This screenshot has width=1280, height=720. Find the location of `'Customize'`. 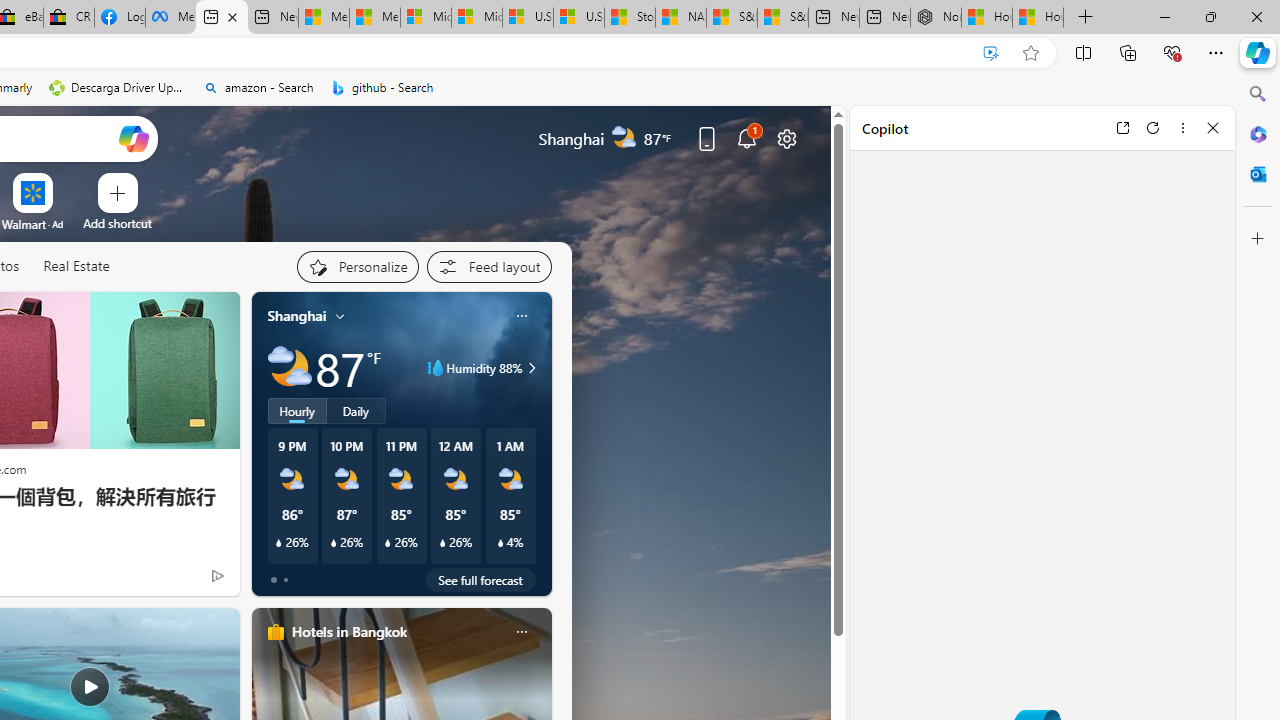

'Customize' is located at coordinates (1257, 238).